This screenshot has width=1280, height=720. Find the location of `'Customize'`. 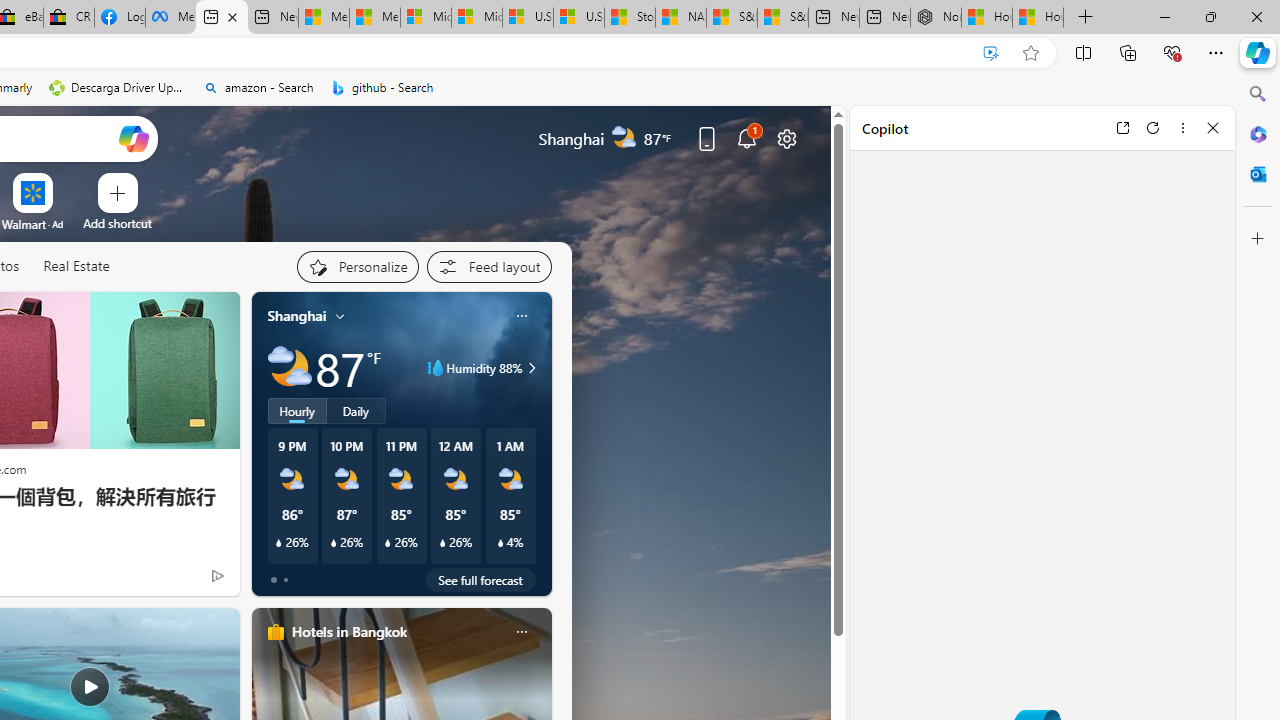

'Customize' is located at coordinates (1257, 238).